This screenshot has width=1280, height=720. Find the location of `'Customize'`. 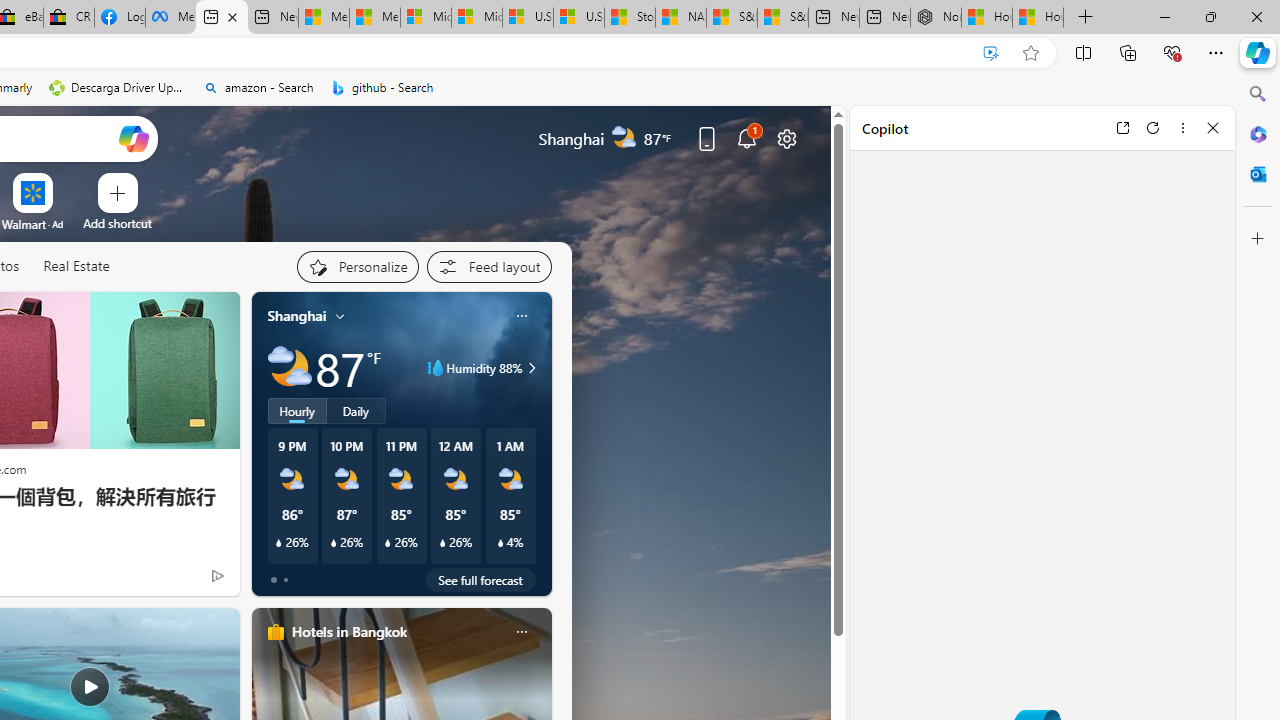

'Customize' is located at coordinates (1257, 238).